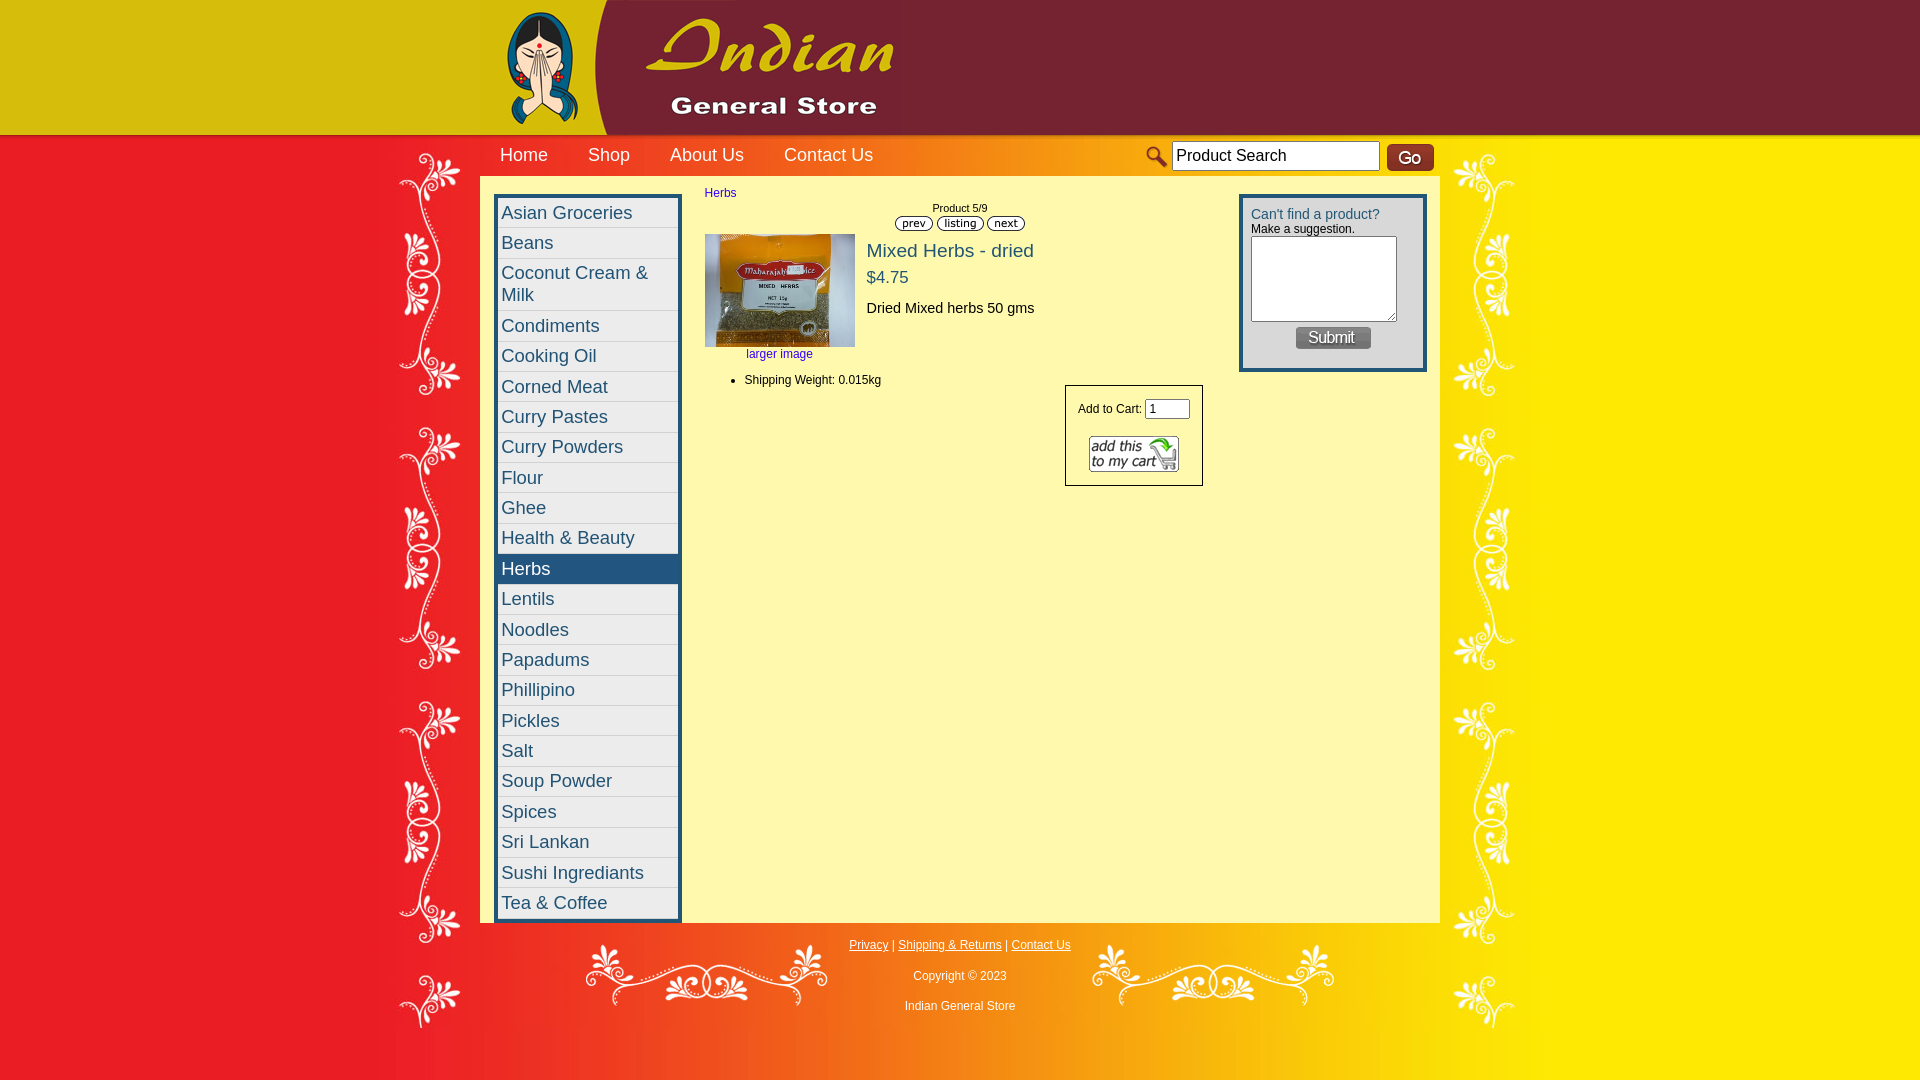  I want to click on 'Asian Groceries', so click(587, 212).